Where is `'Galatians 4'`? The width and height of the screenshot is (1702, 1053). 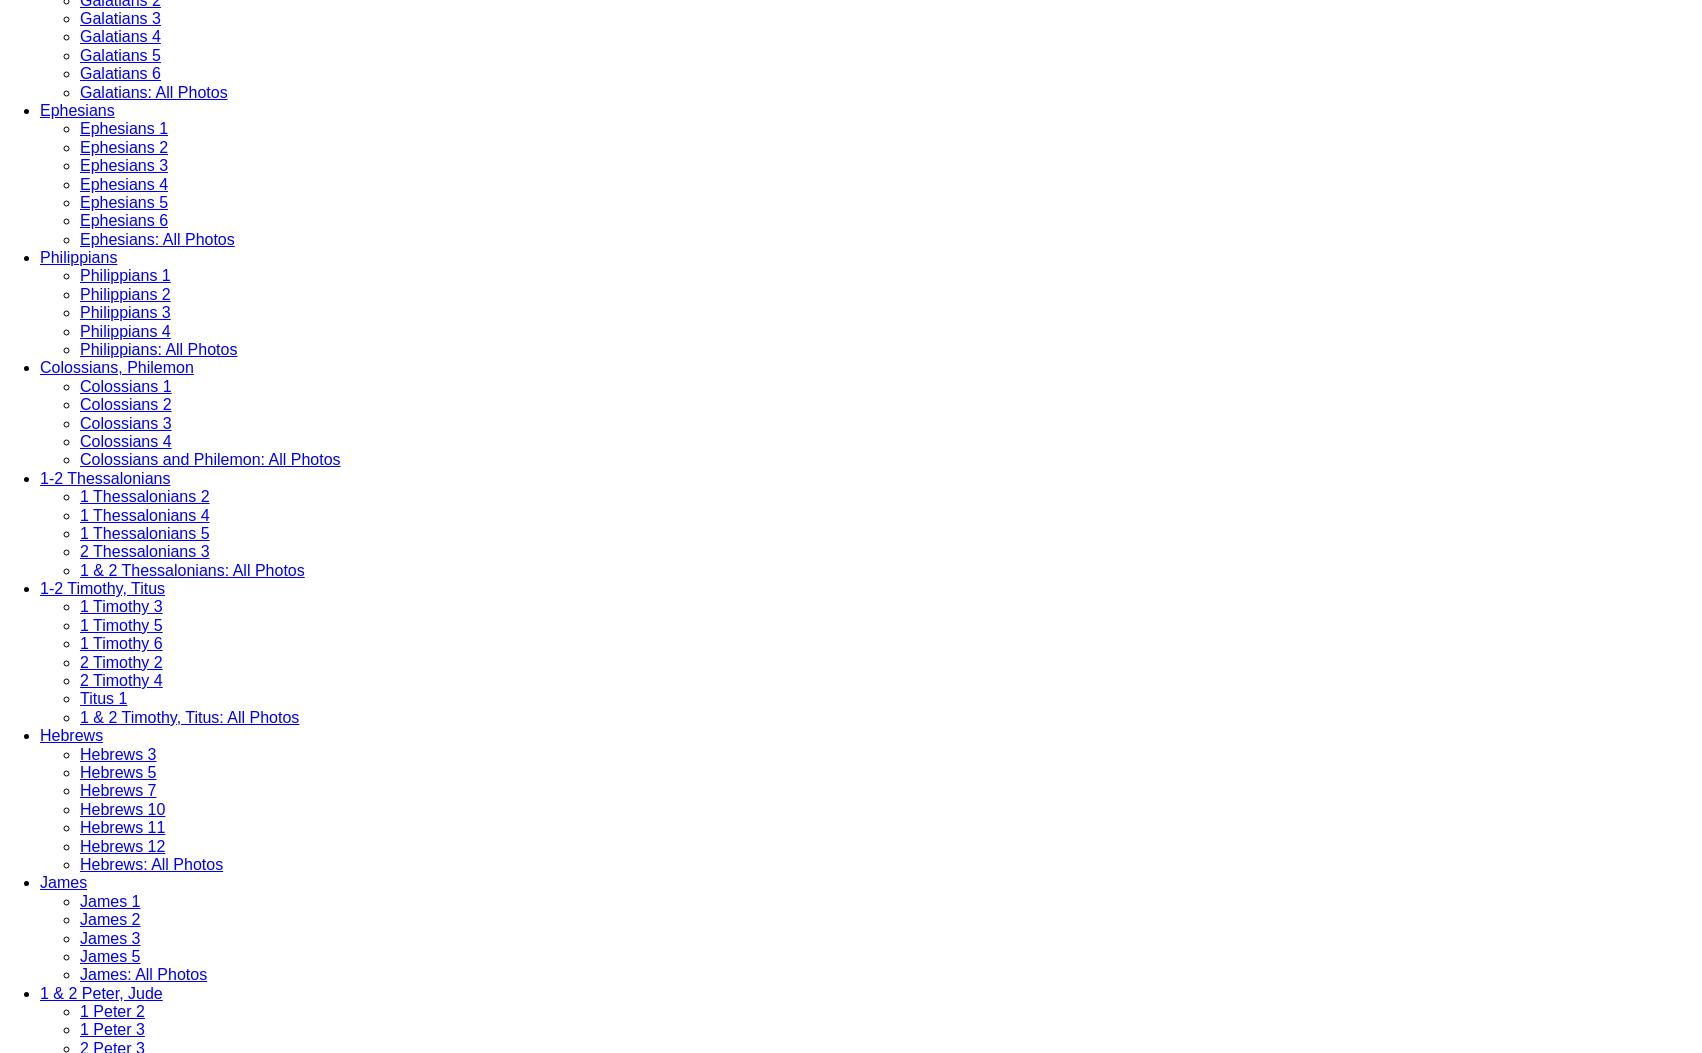 'Galatians 4' is located at coordinates (119, 36).